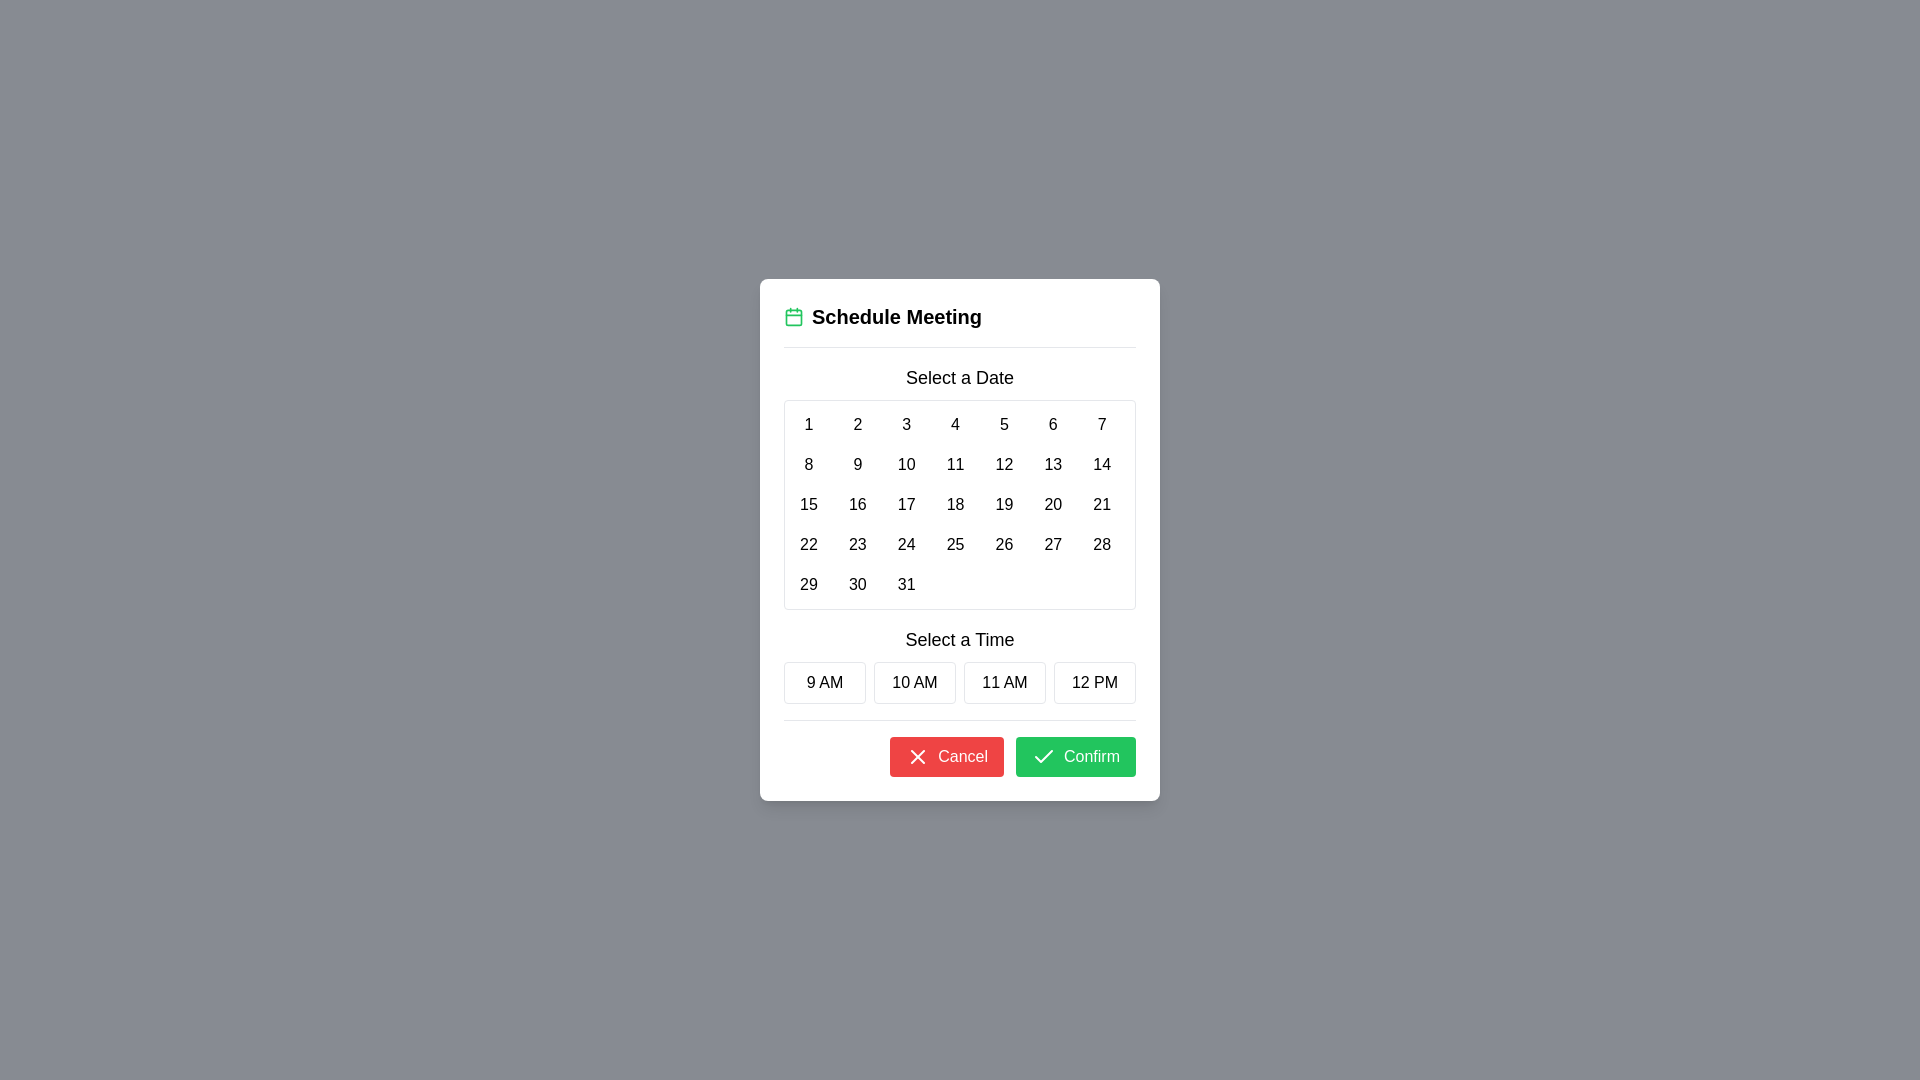 This screenshot has height=1080, width=1920. I want to click on the small square button containing the number '13', so click(1051, 465).